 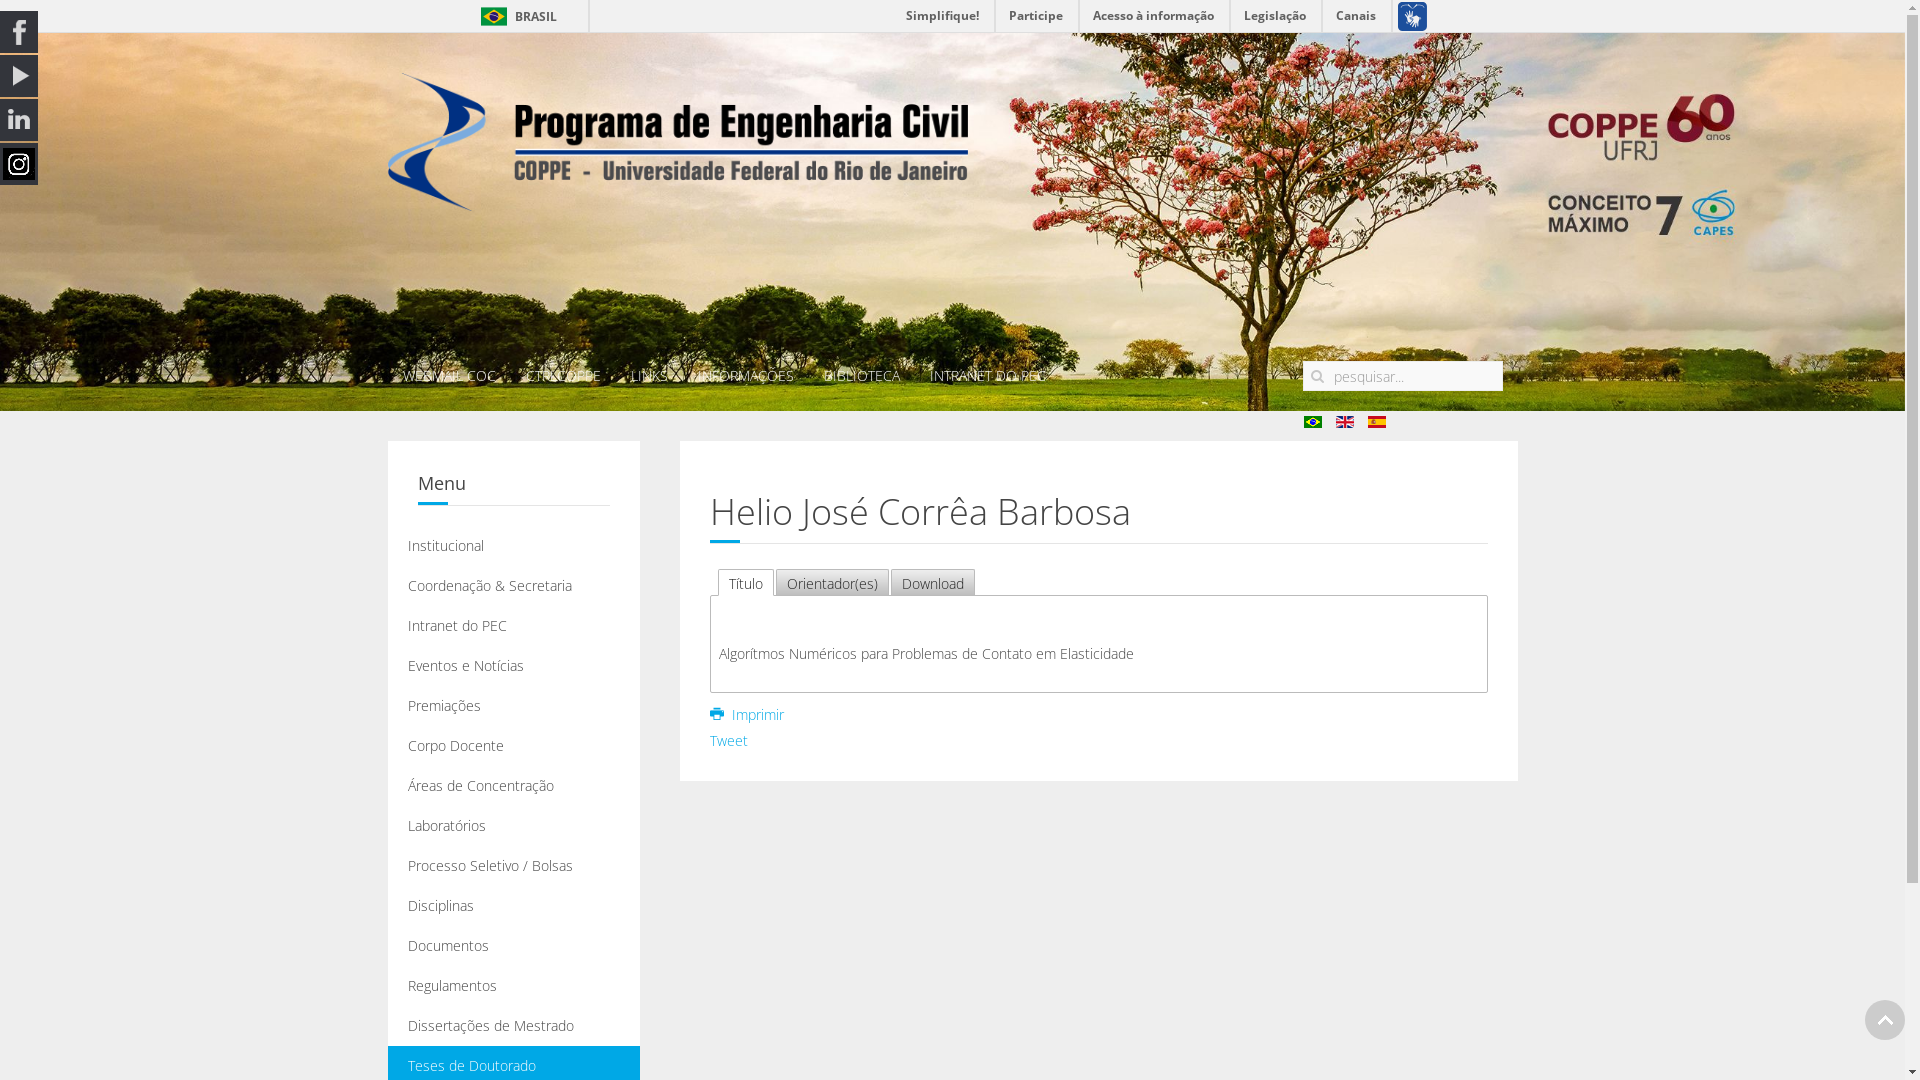 I want to click on 'BRASIL', so click(x=514, y=16).